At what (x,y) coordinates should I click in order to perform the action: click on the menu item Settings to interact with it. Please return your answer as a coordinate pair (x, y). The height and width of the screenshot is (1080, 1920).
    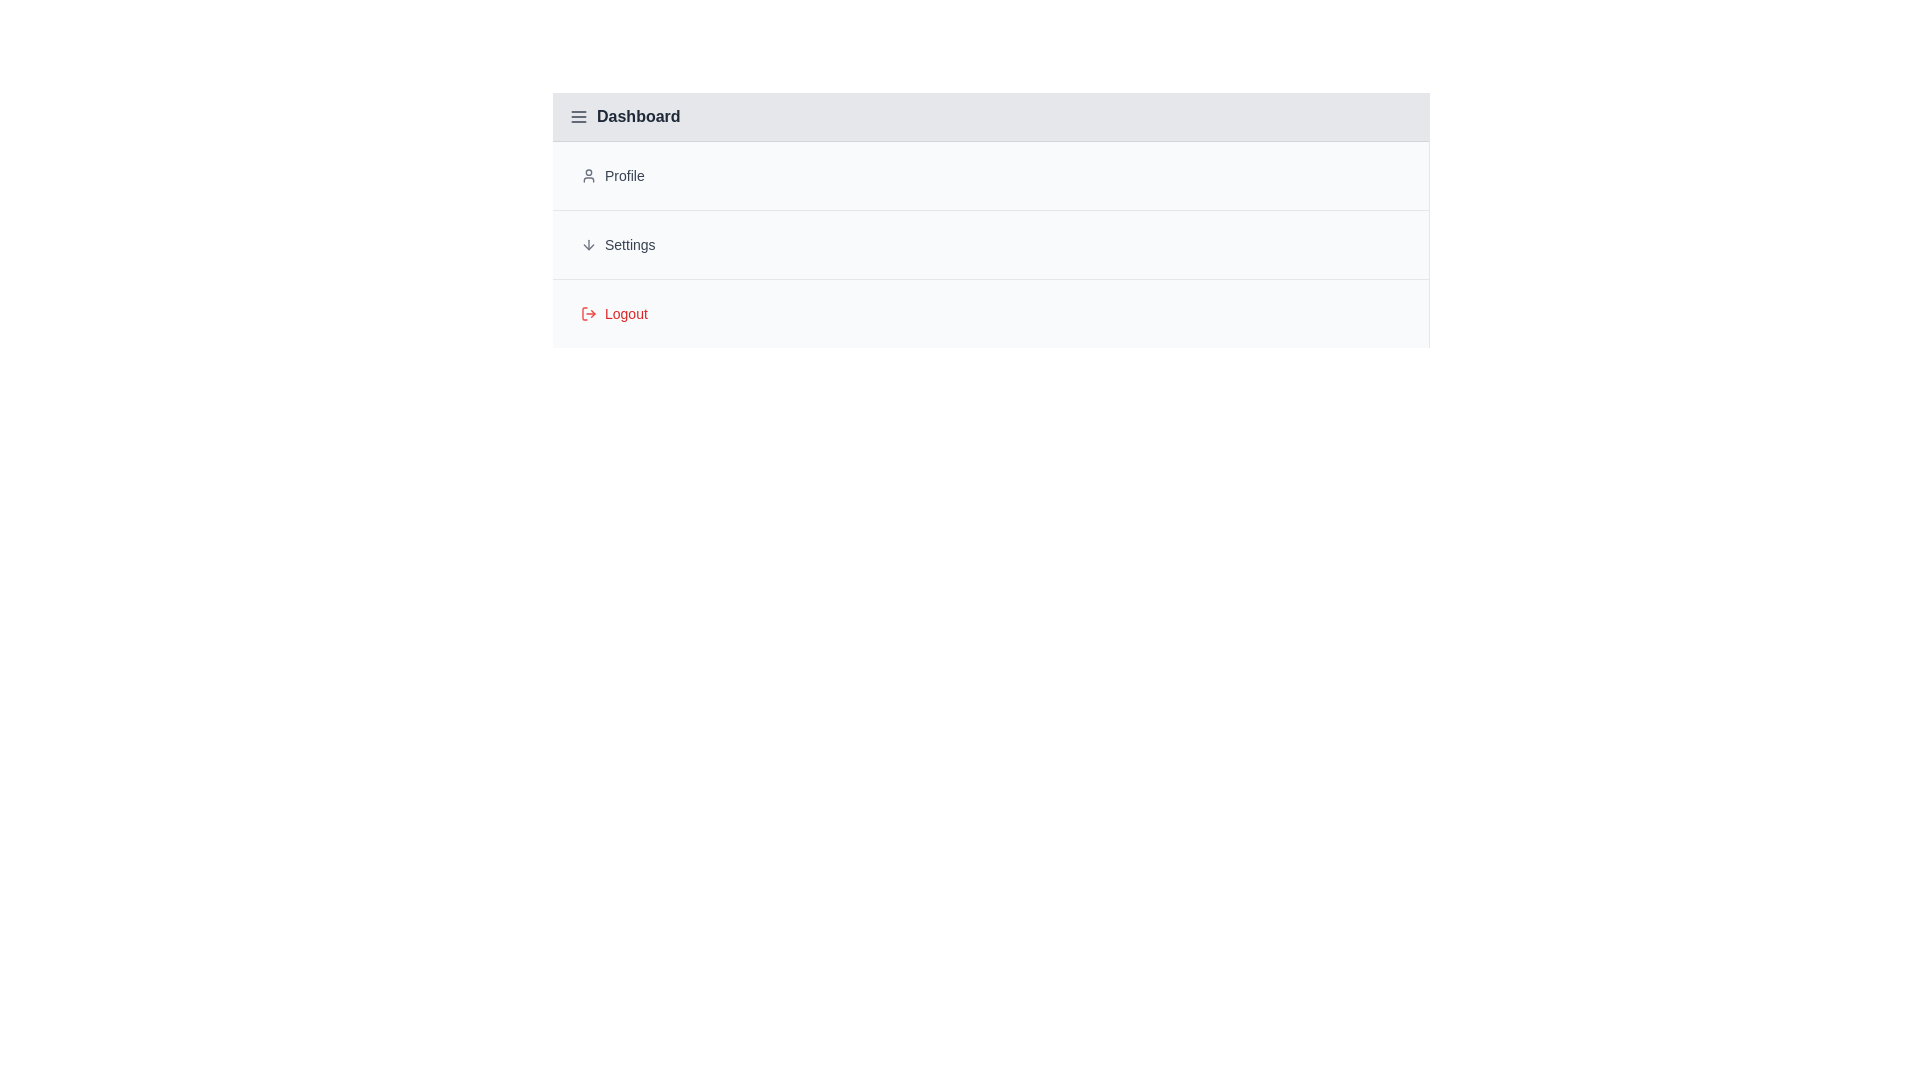
    Looking at the image, I should click on (990, 244).